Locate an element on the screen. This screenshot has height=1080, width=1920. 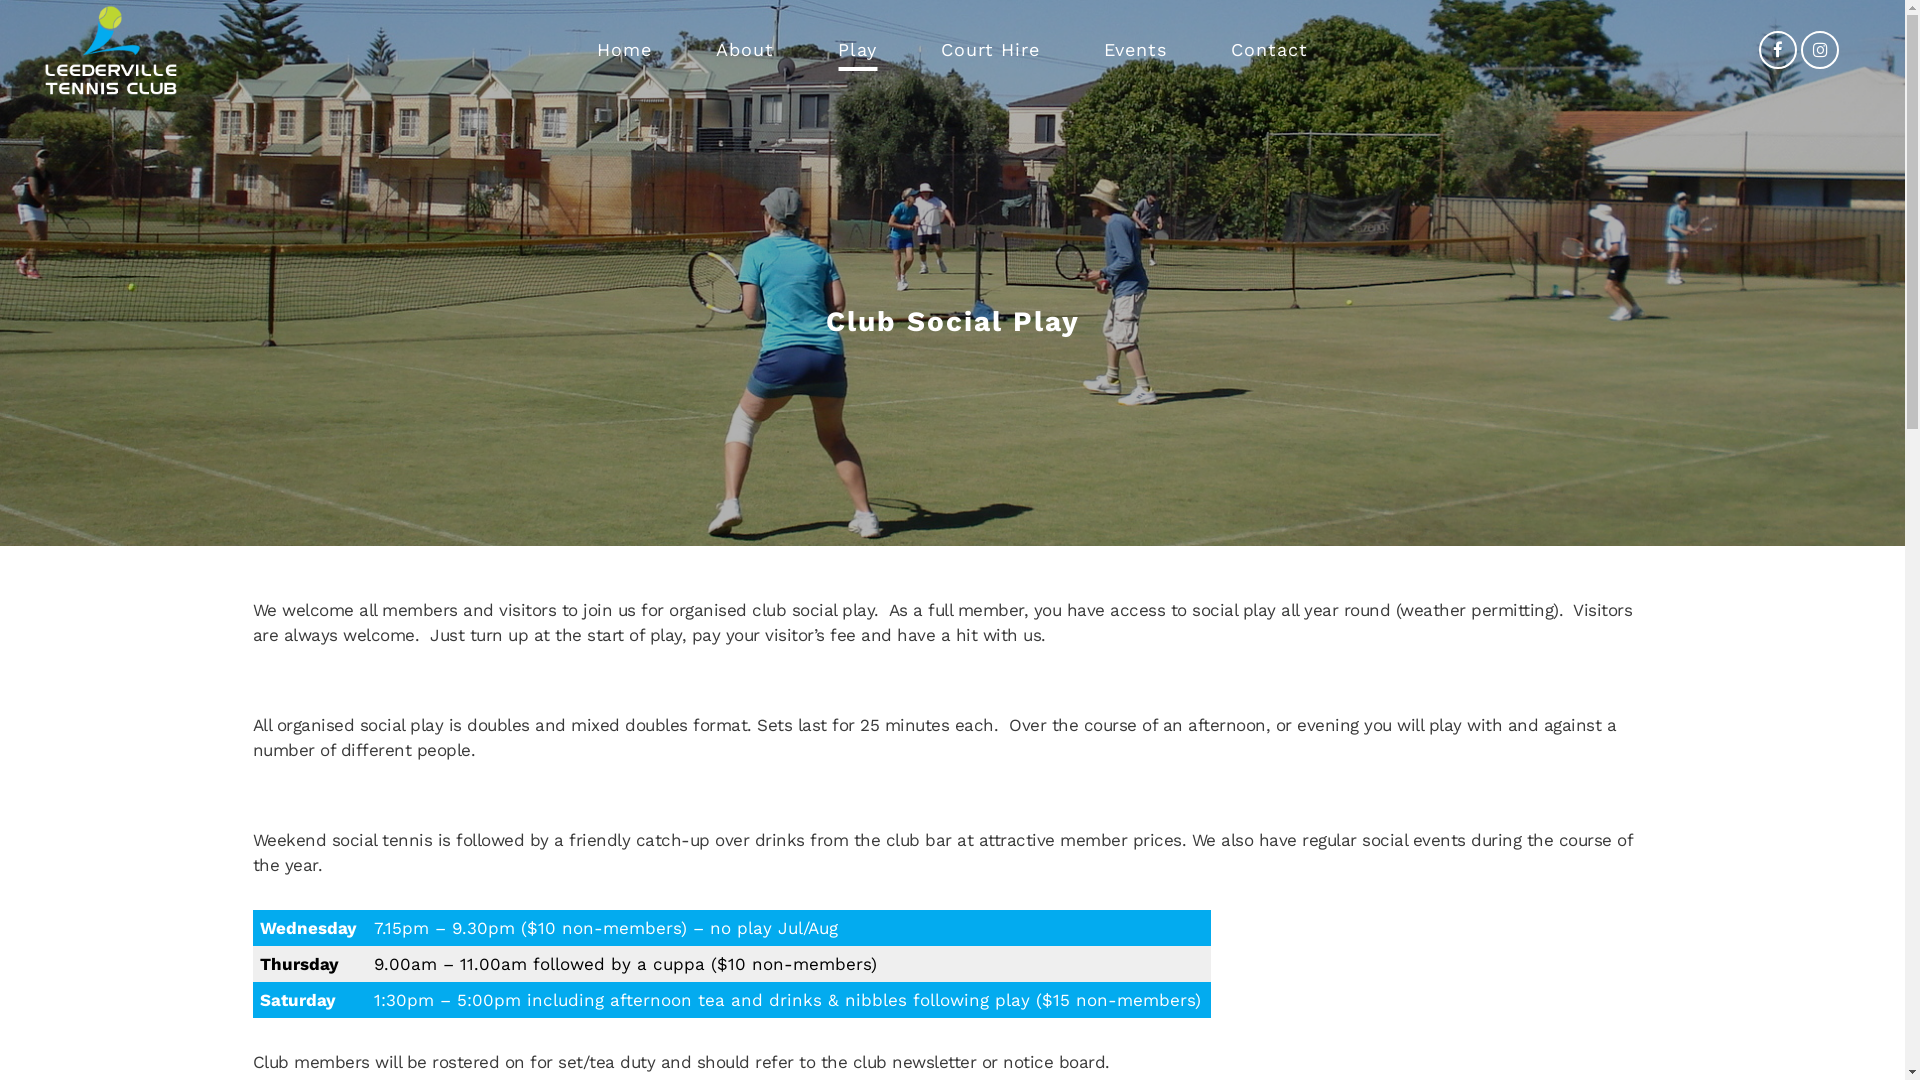
'Events' is located at coordinates (1135, 49).